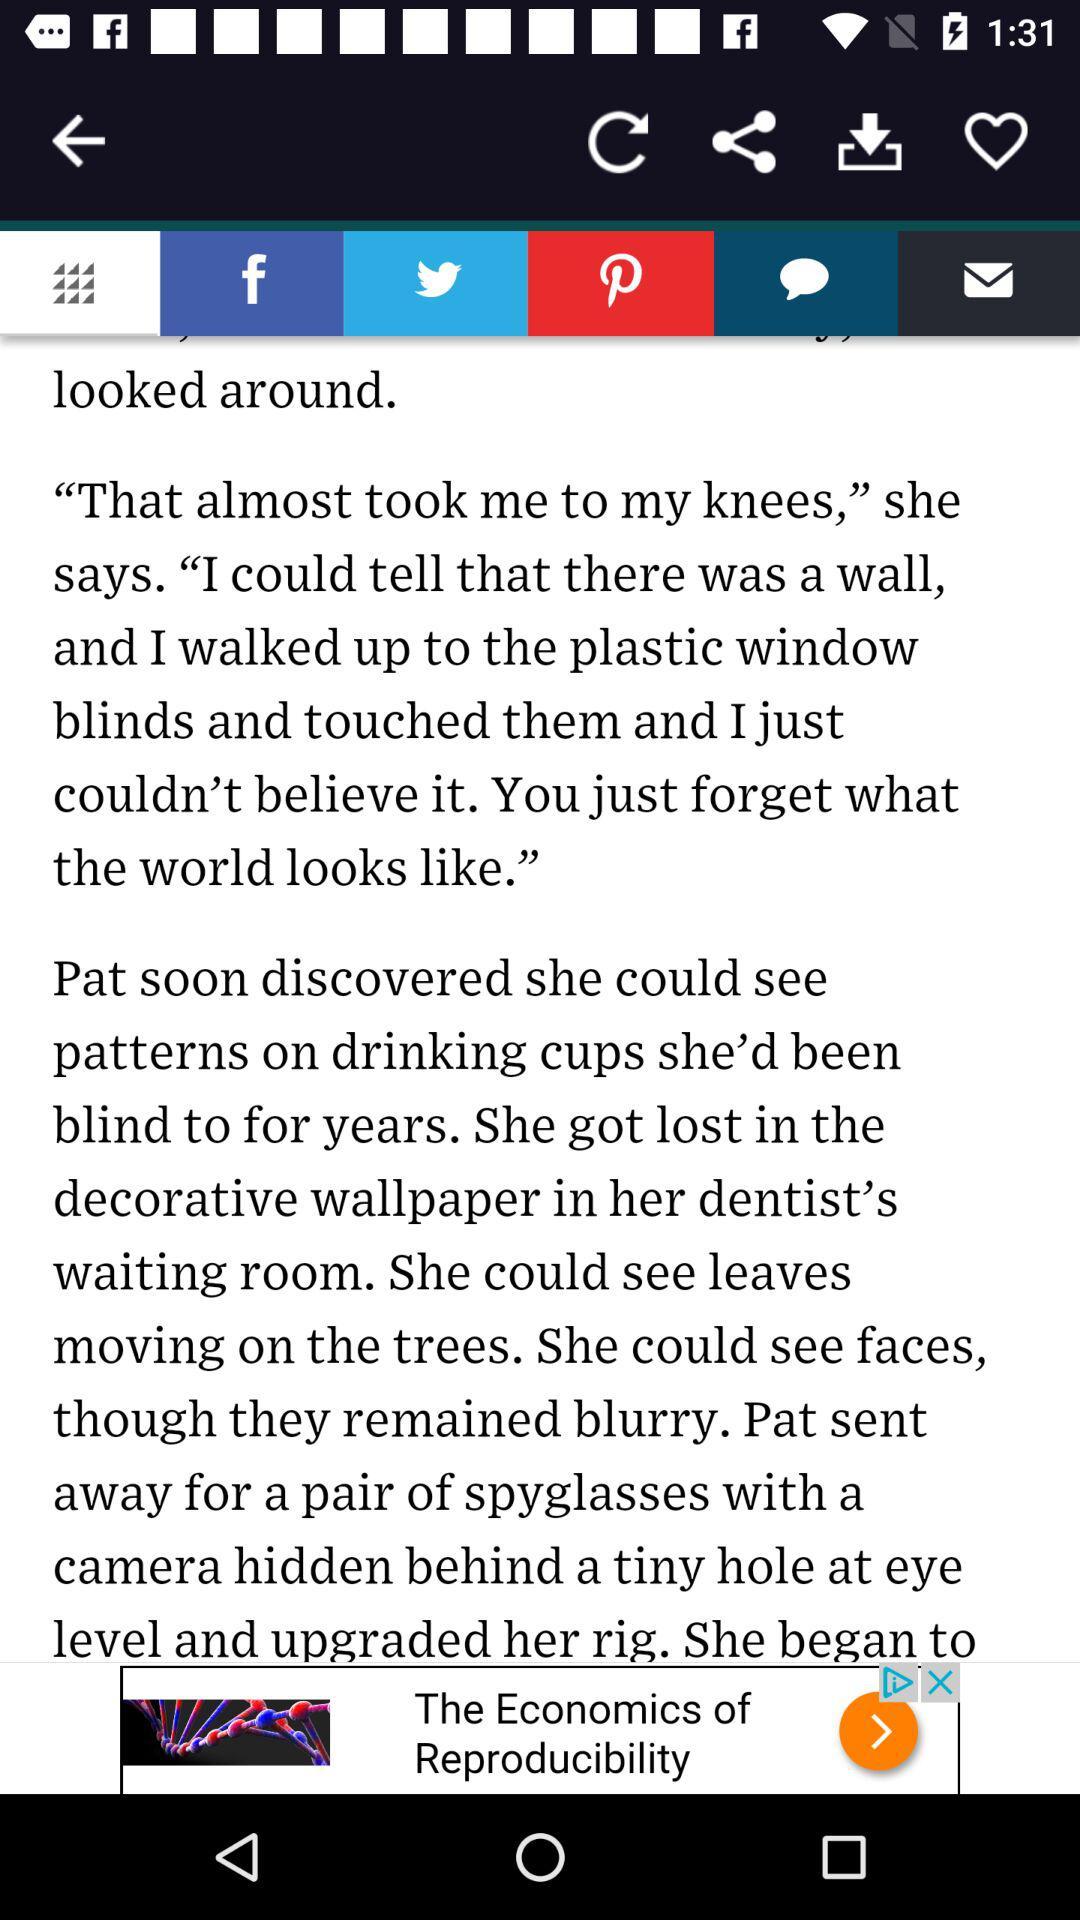 This screenshot has width=1080, height=1920. I want to click on download the article, so click(869, 140).